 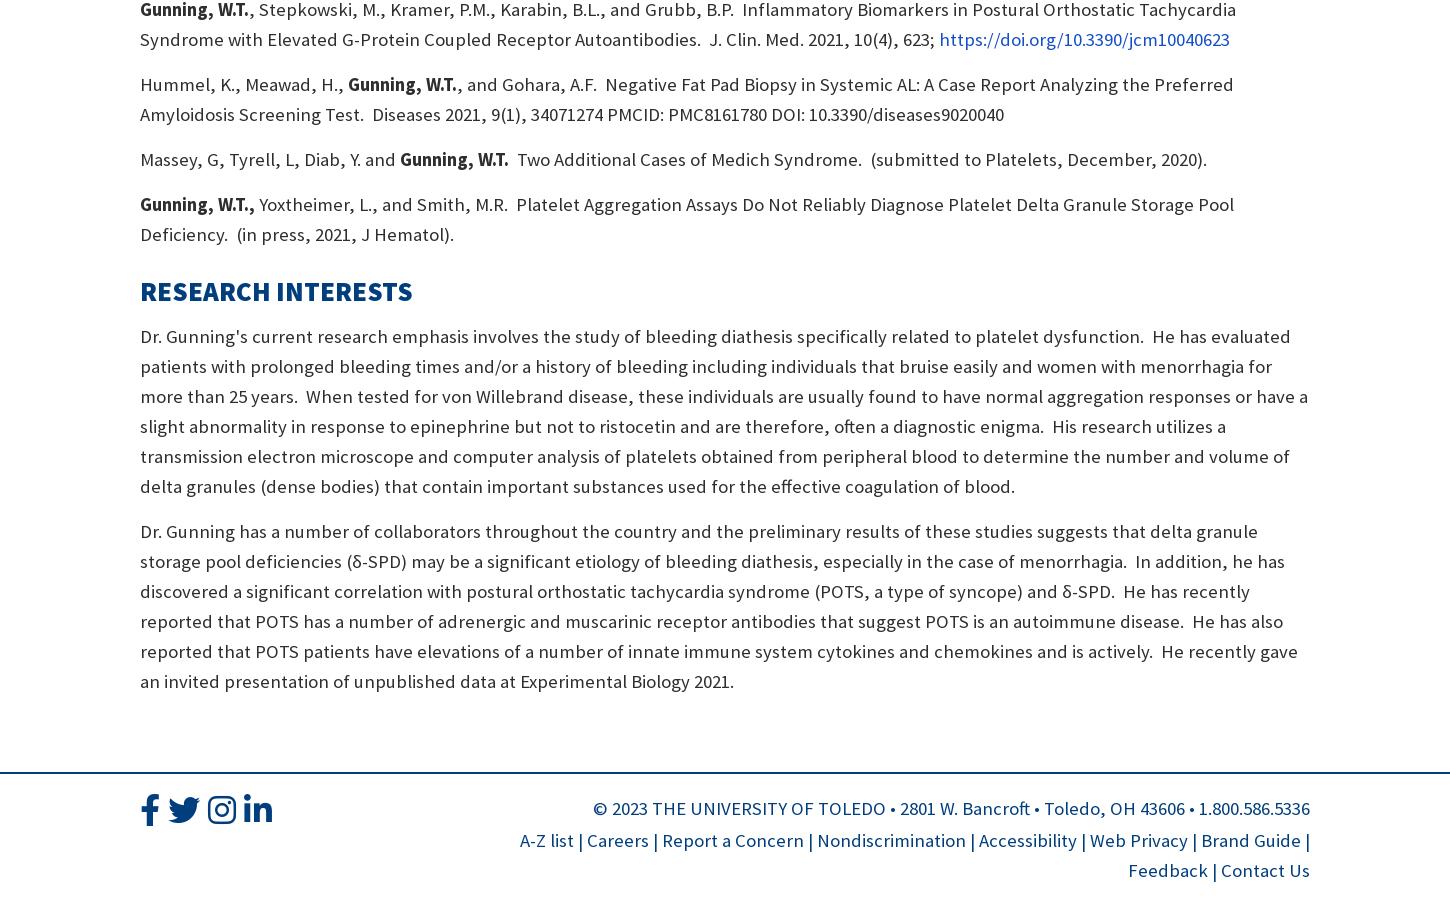 I want to click on 'Research Interests', so click(x=276, y=290).